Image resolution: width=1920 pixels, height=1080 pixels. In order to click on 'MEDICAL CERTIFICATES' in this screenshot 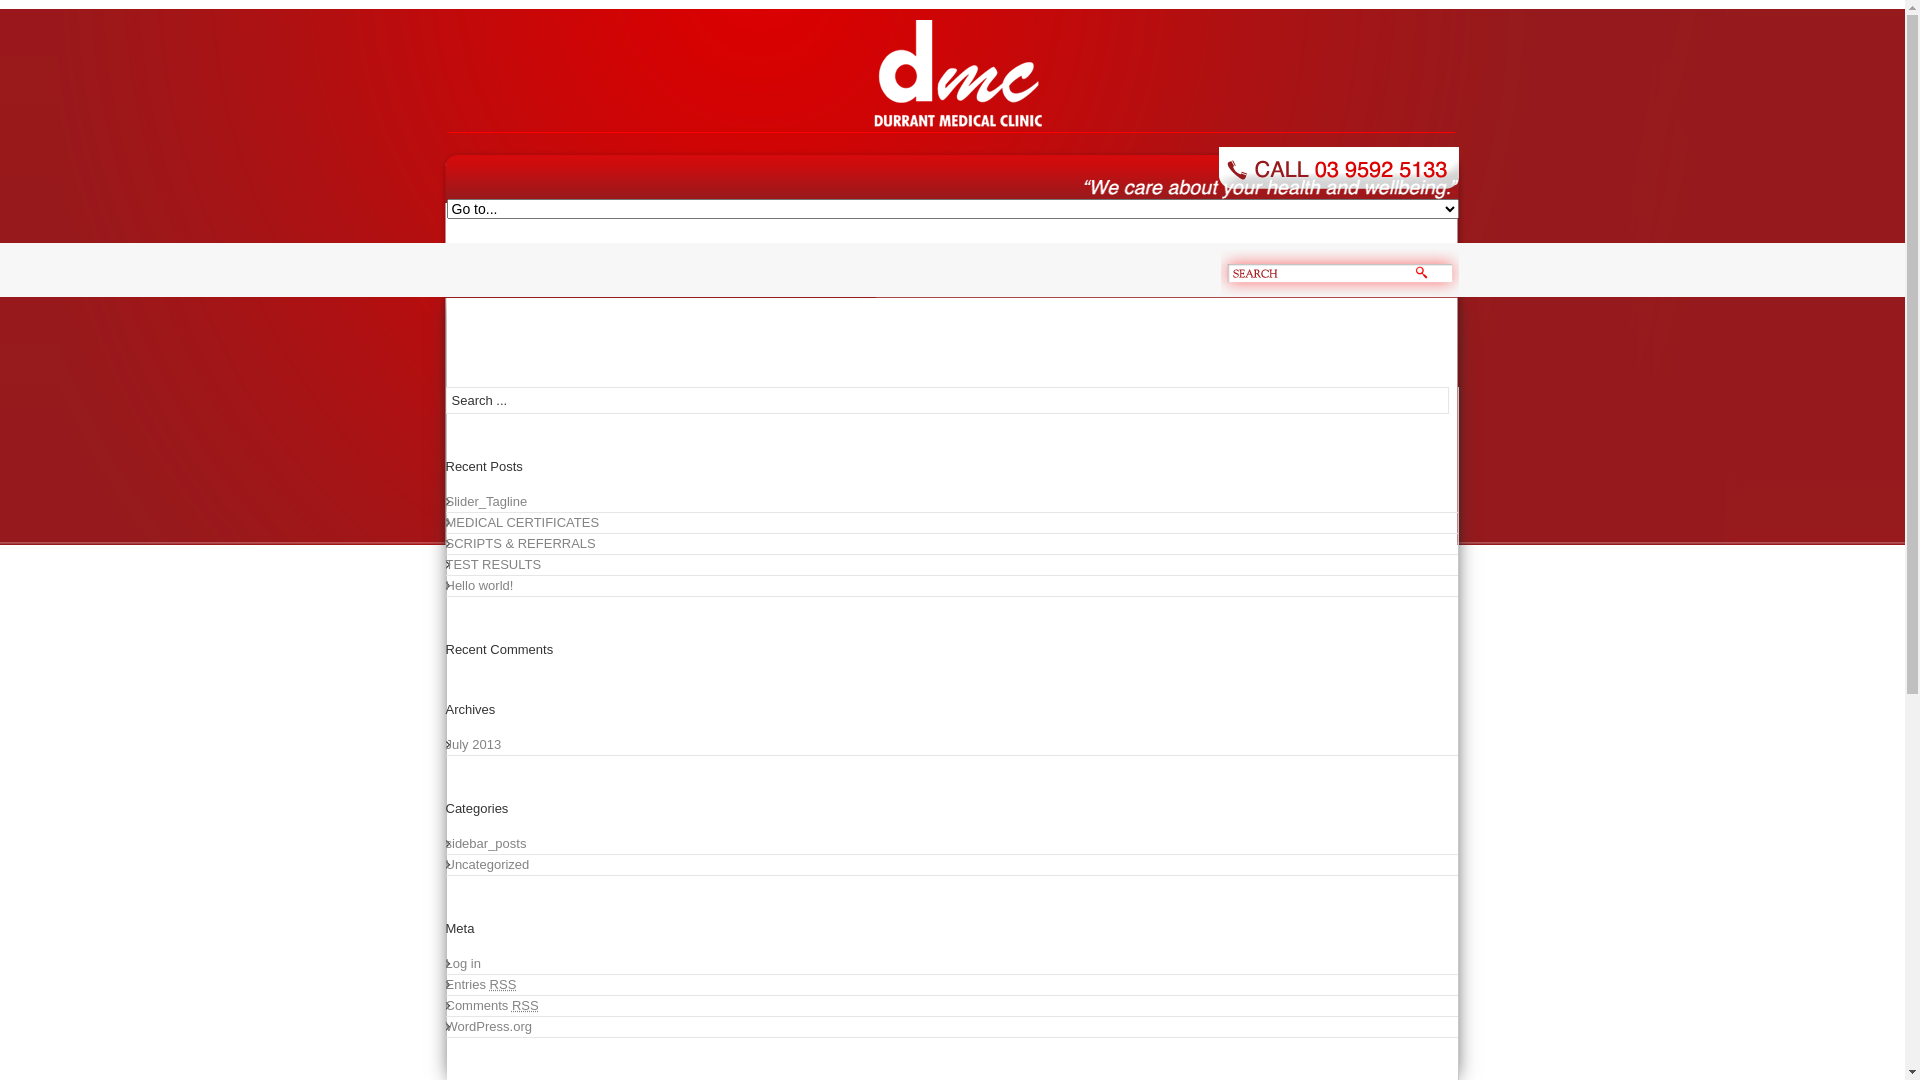, I will do `click(445, 522)`.